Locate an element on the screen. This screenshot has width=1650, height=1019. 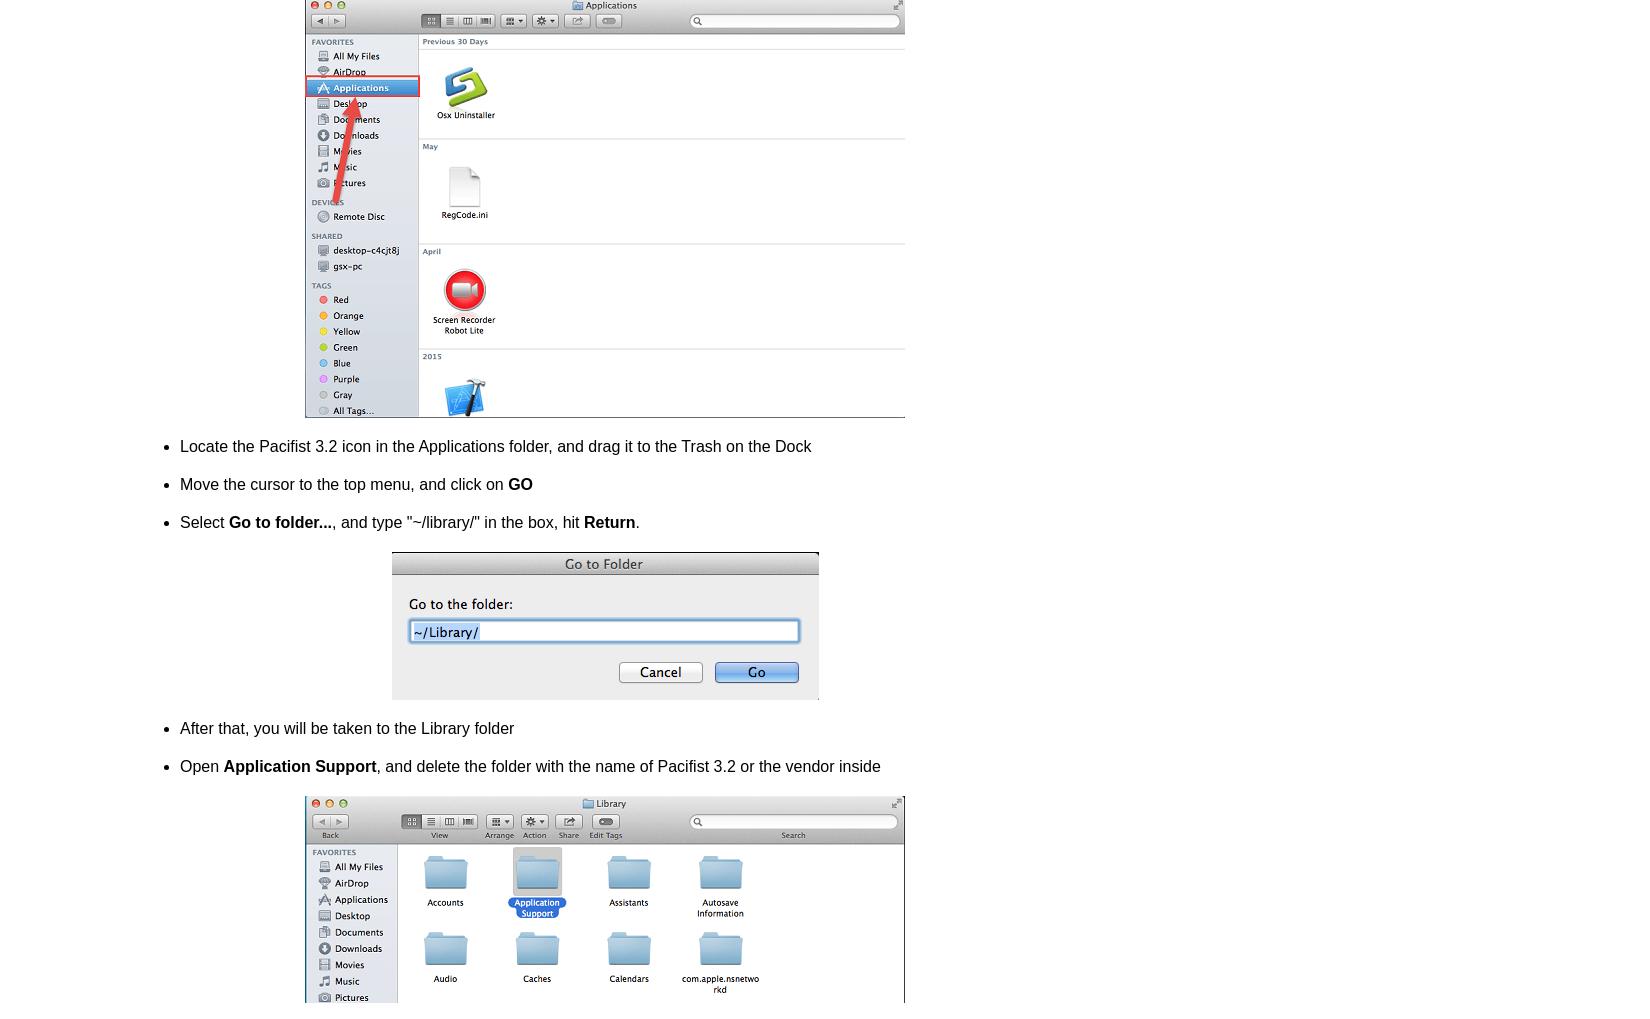
', and type "~/library/" in the box, hit' is located at coordinates (456, 522).